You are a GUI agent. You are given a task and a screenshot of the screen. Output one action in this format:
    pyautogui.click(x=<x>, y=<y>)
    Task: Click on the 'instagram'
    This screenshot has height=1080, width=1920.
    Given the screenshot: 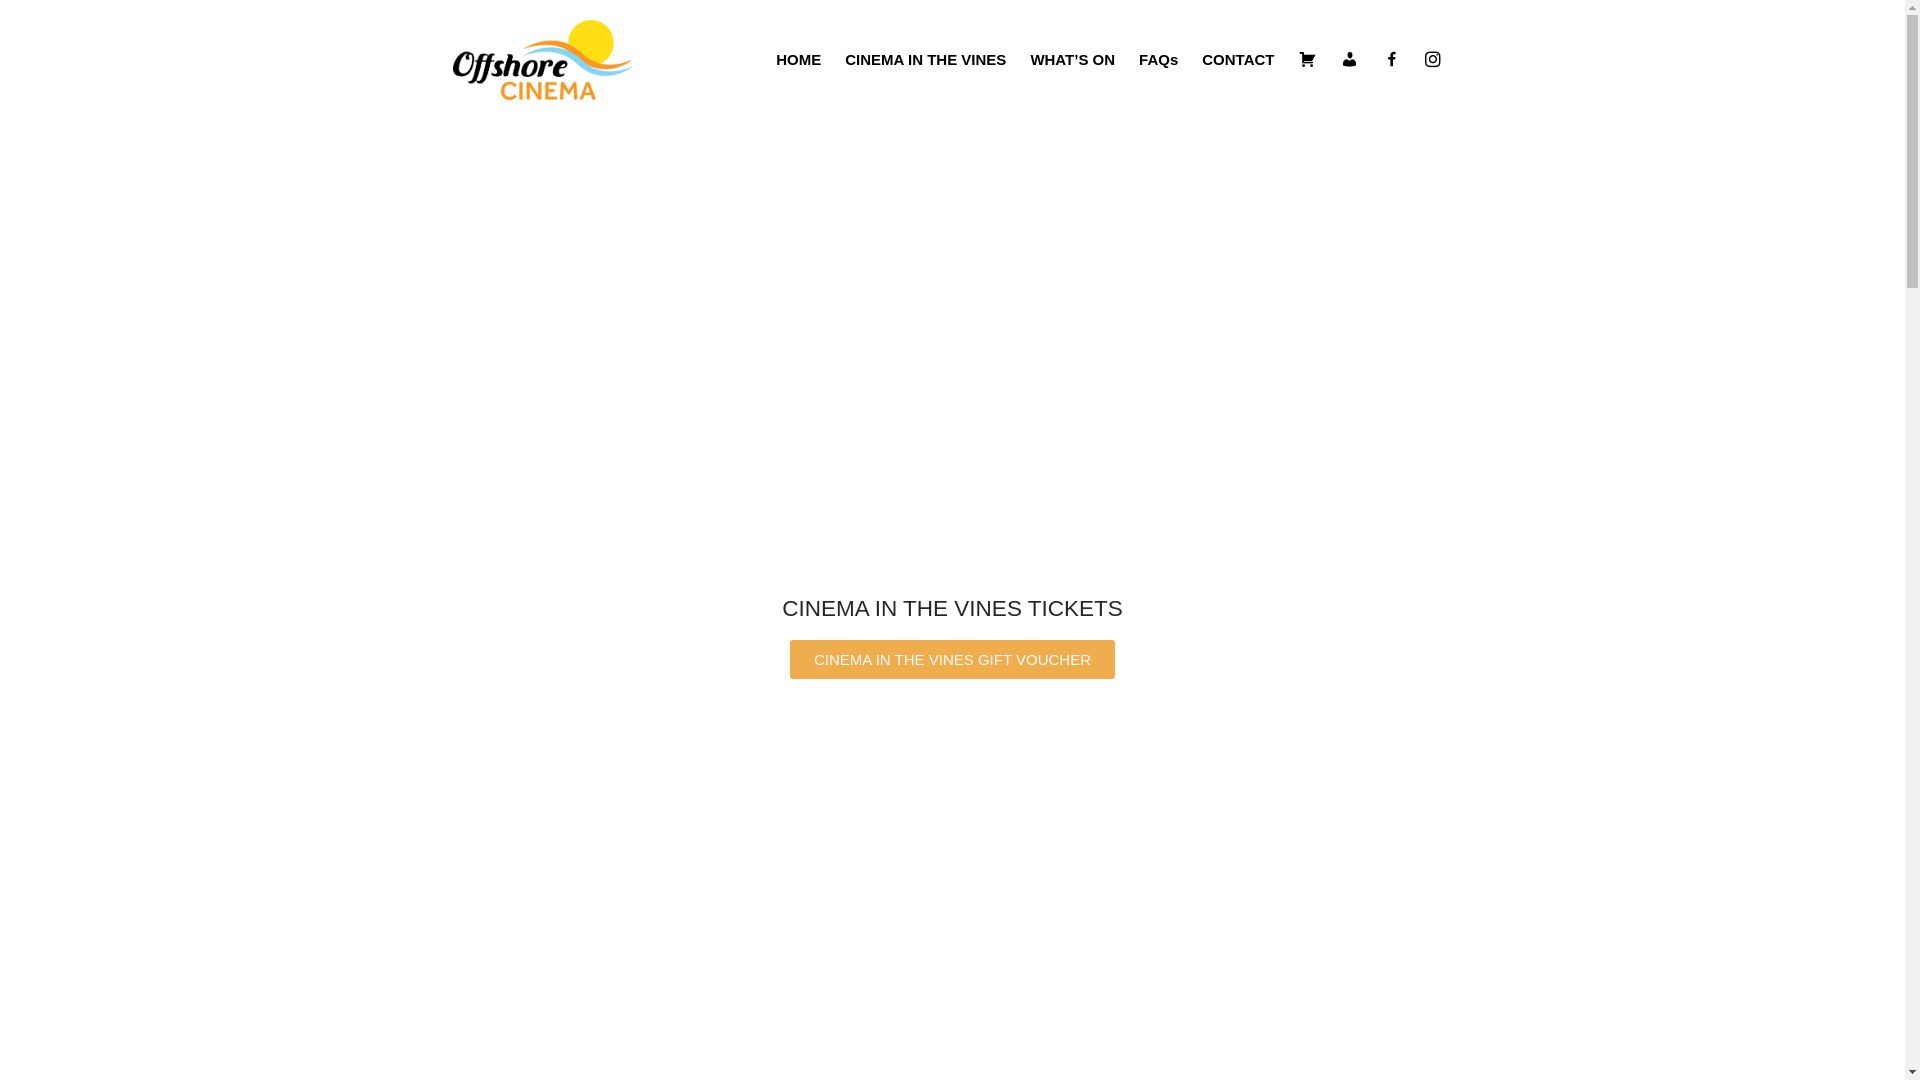 What is the action you would take?
    pyautogui.click(x=1430, y=59)
    